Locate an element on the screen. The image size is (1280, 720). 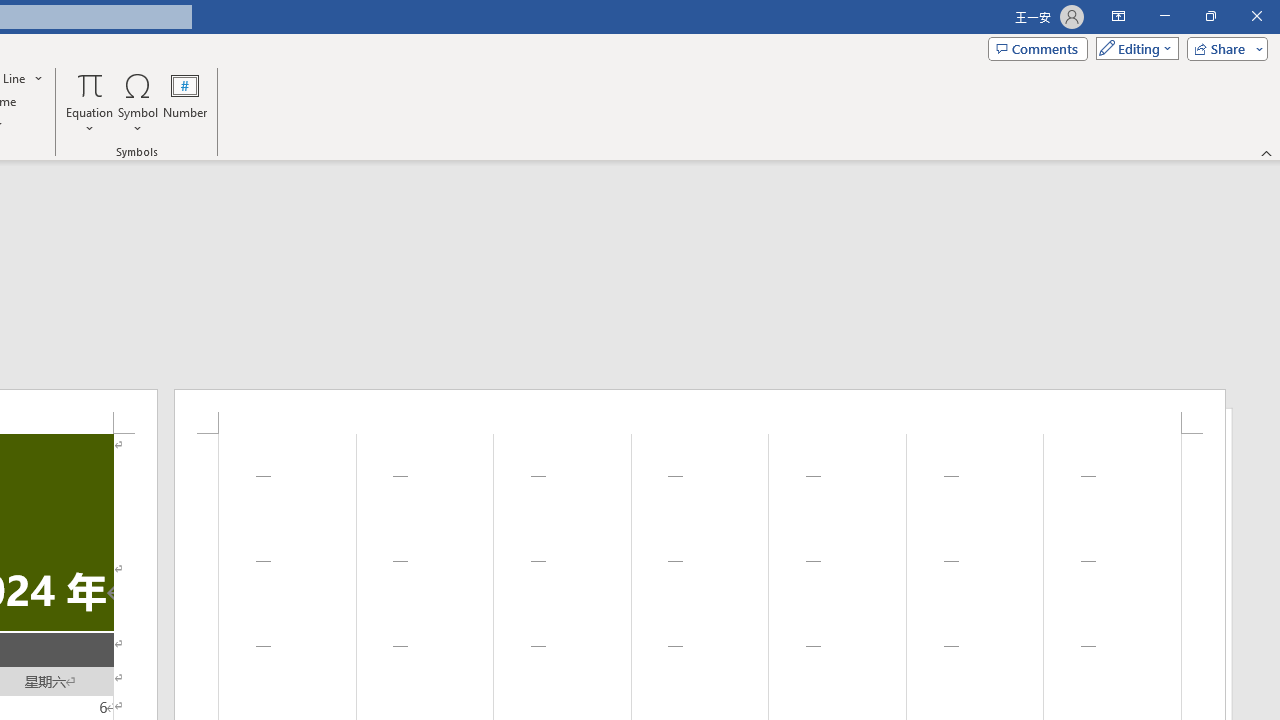
'Equation' is located at coordinates (89, 84).